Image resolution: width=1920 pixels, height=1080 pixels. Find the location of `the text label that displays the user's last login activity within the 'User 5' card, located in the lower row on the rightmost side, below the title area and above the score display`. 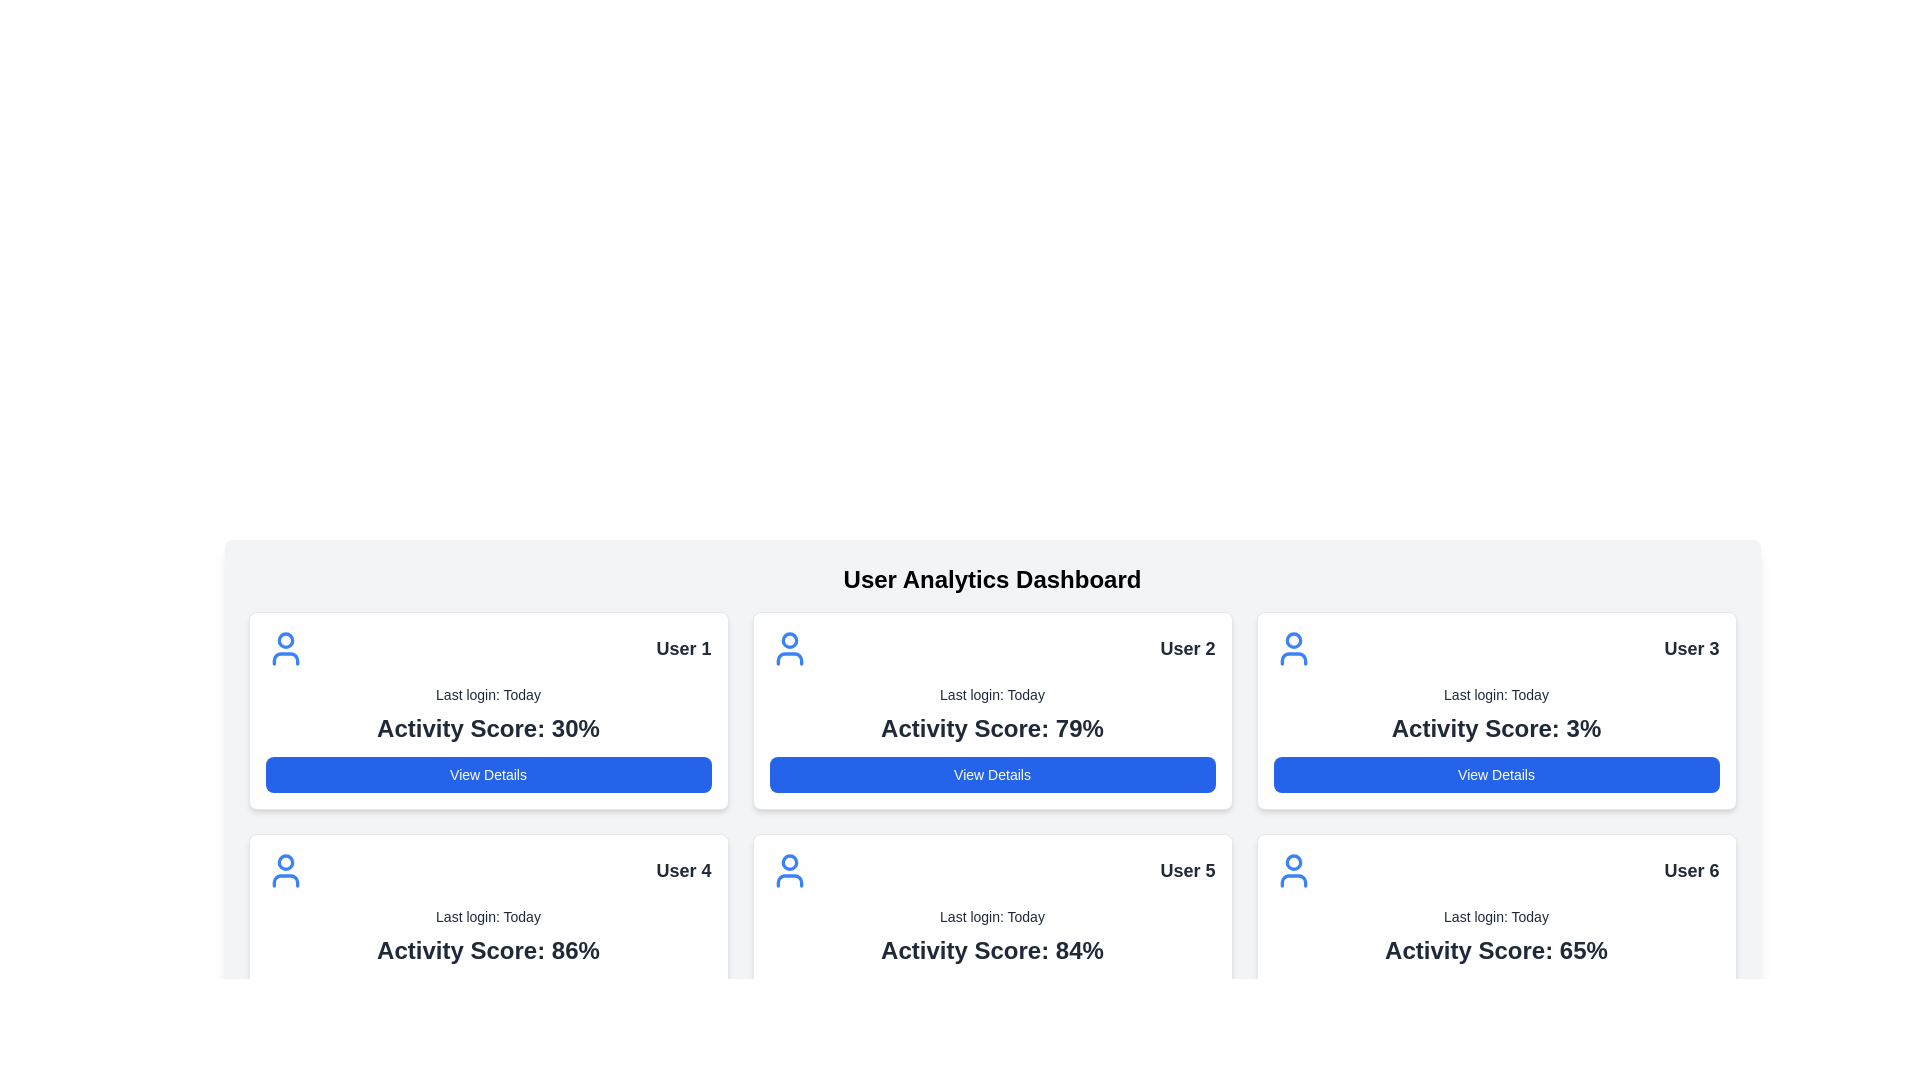

the text label that displays the user's last login activity within the 'User 5' card, located in the lower row on the rightmost side, below the title area and above the score display is located at coordinates (992, 917).